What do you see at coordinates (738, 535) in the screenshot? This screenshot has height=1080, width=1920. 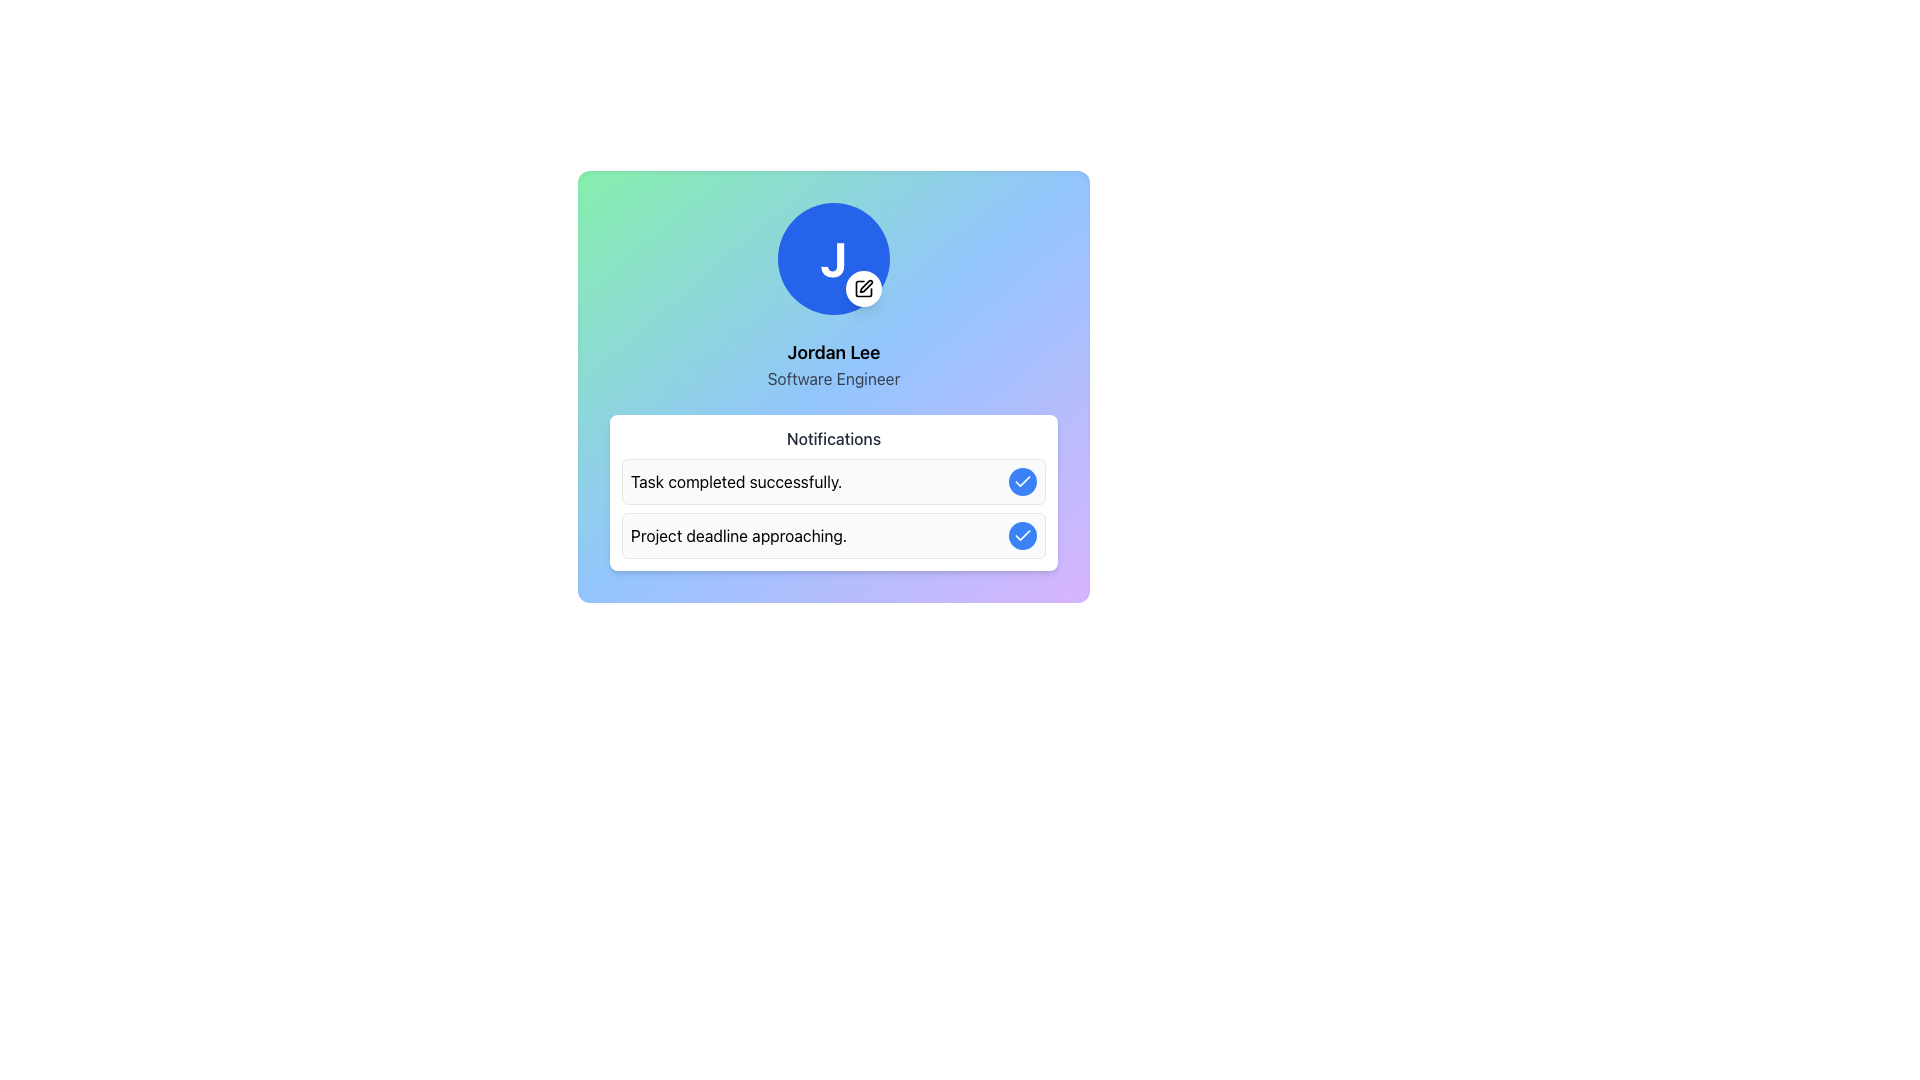 I see `the text label that displays 'Project deadline approaching.' within the notification card, which has a light gray background and rounded edges` at bounding box center [738, 535].